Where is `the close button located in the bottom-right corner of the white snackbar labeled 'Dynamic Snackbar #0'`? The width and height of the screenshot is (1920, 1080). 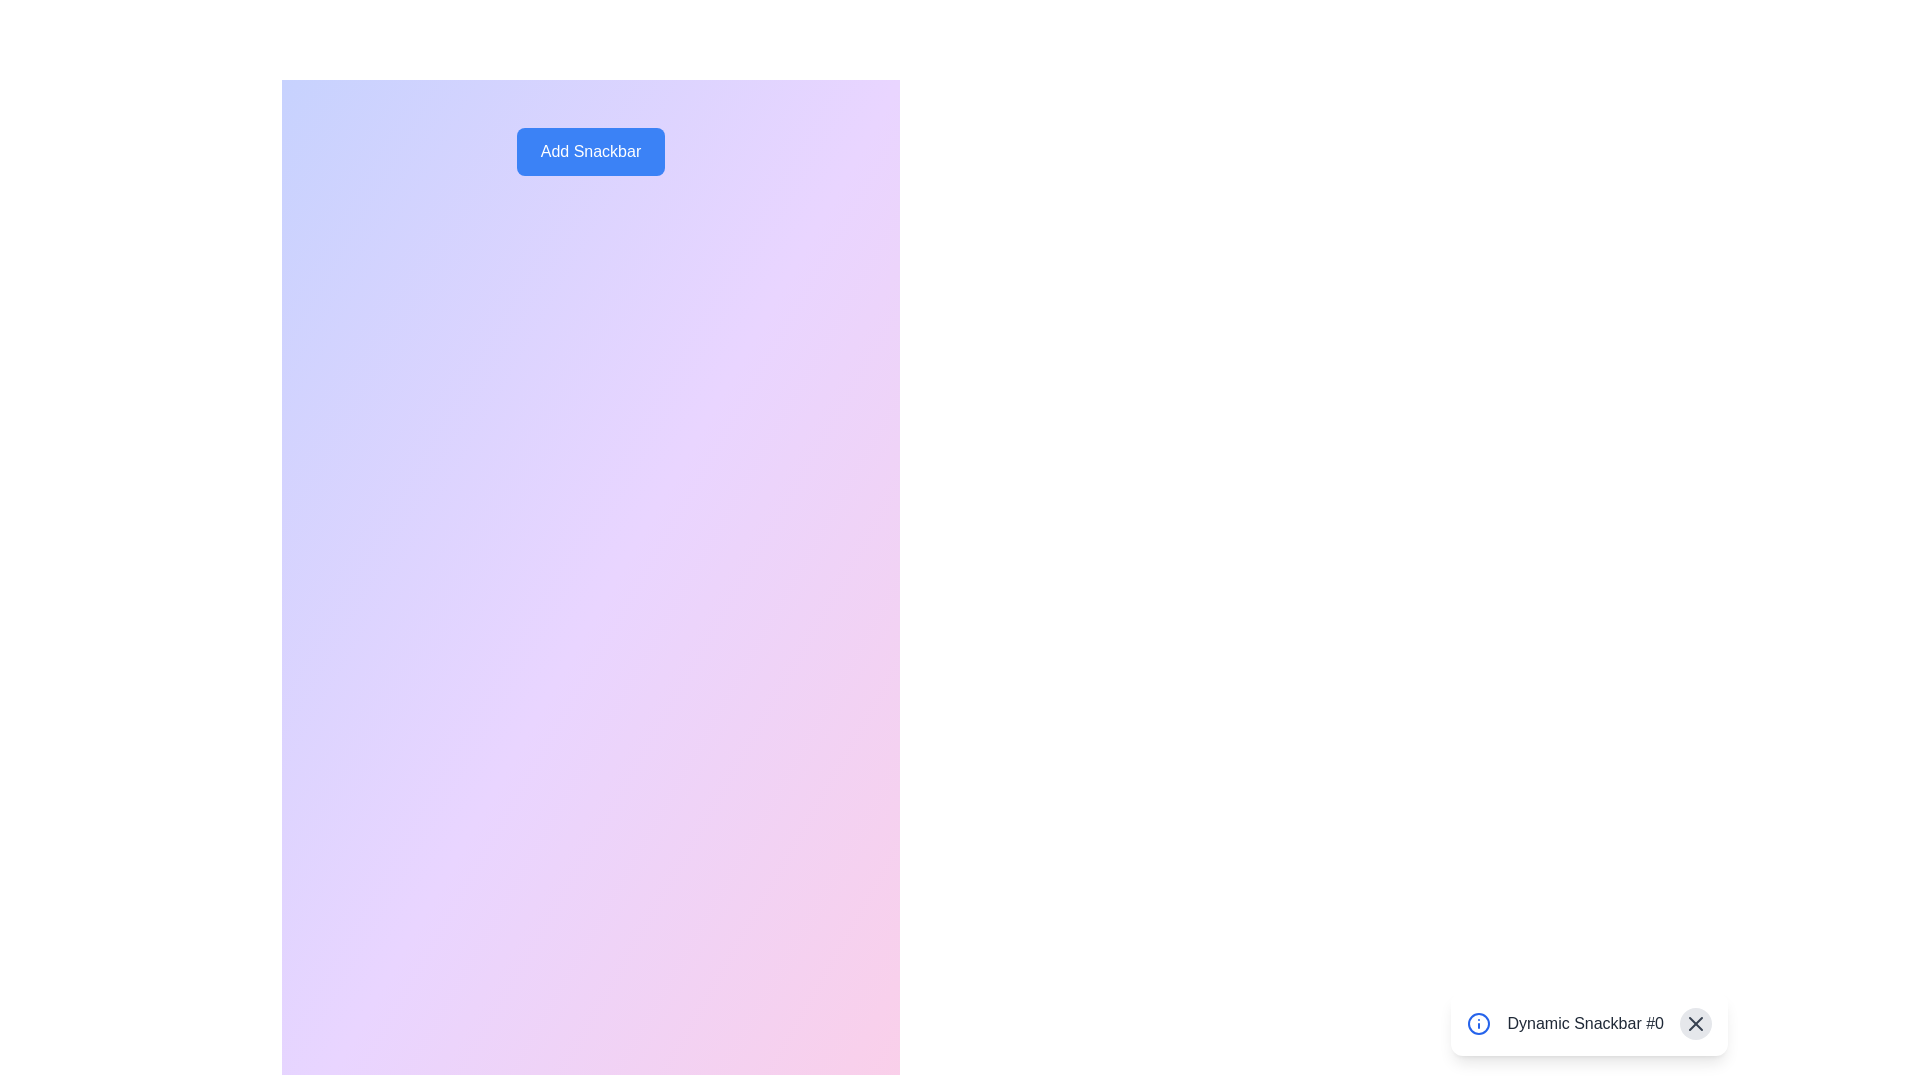
the close button located in the bottom-right corner of the white snackbar labeled 'Dynamic Snackbar #0' is located at coordinates (1694, 1023).